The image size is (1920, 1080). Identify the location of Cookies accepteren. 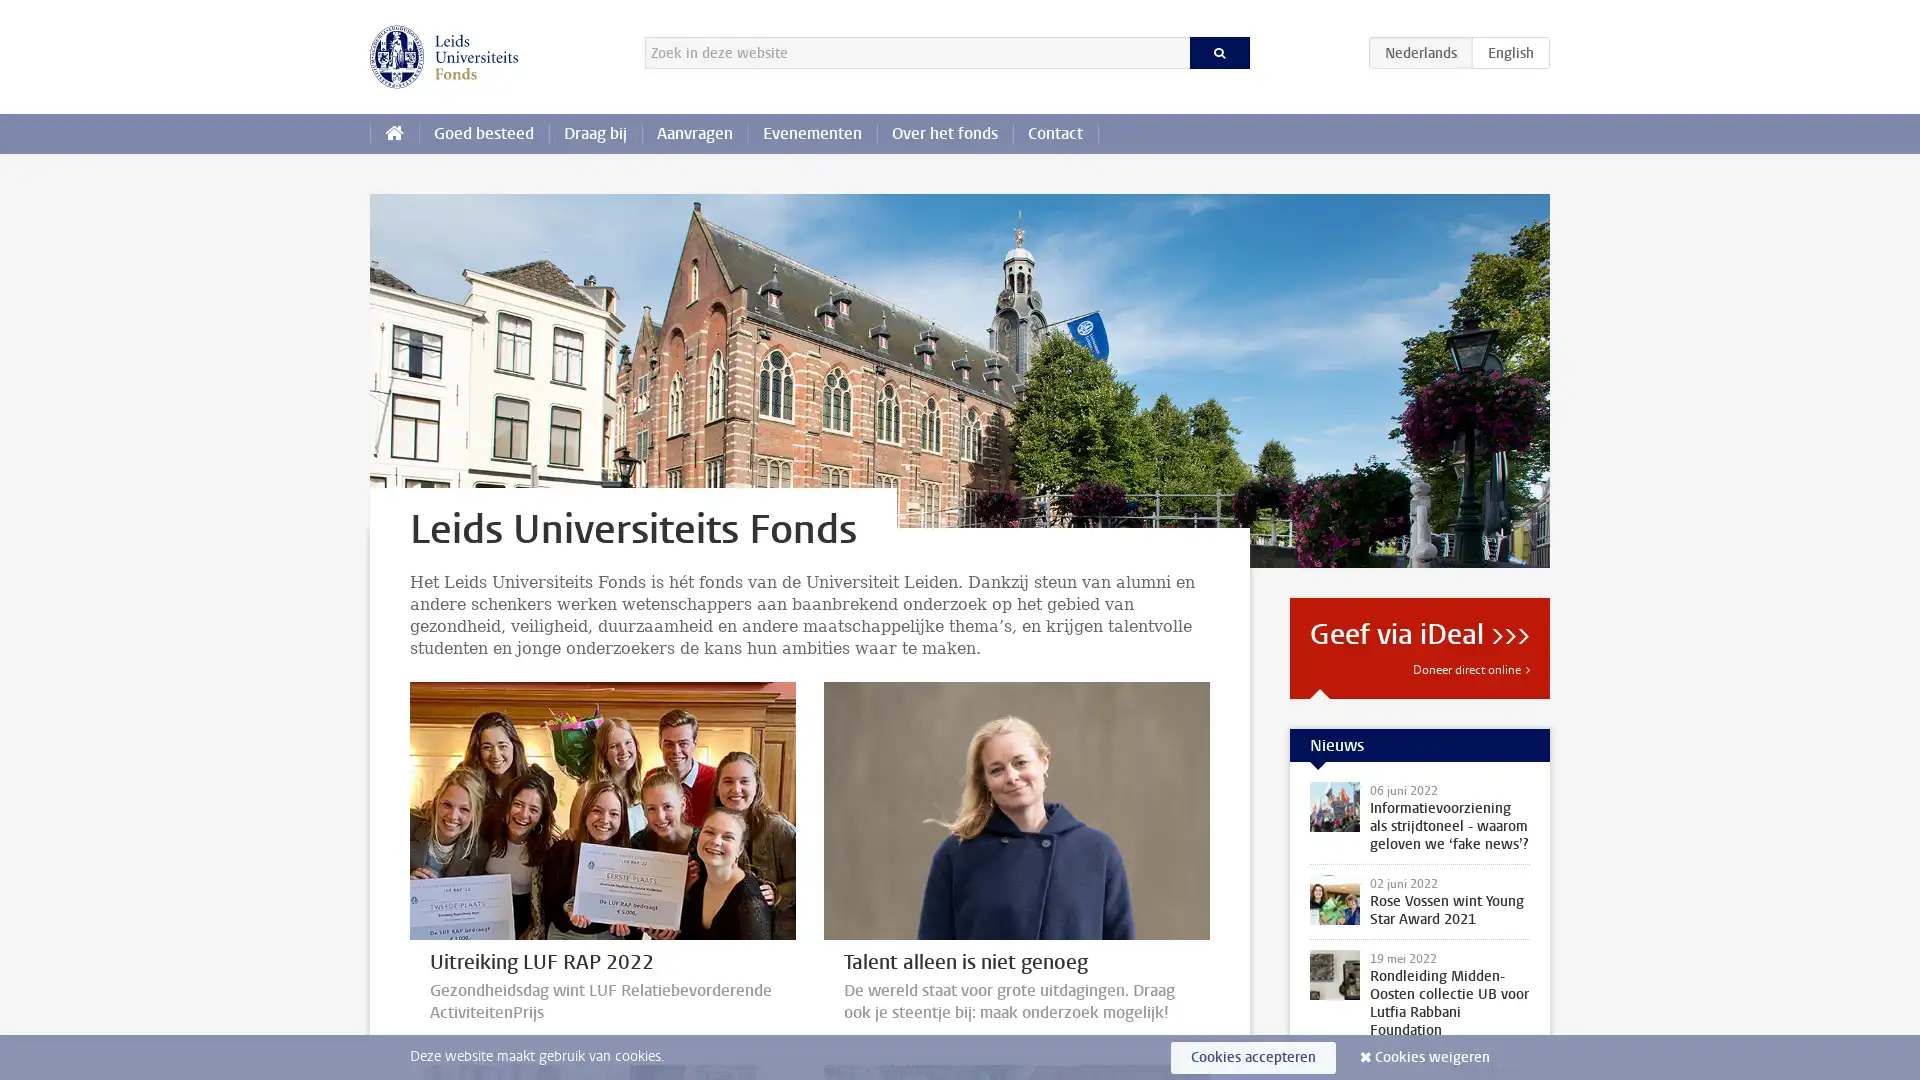
(1252, 1056).